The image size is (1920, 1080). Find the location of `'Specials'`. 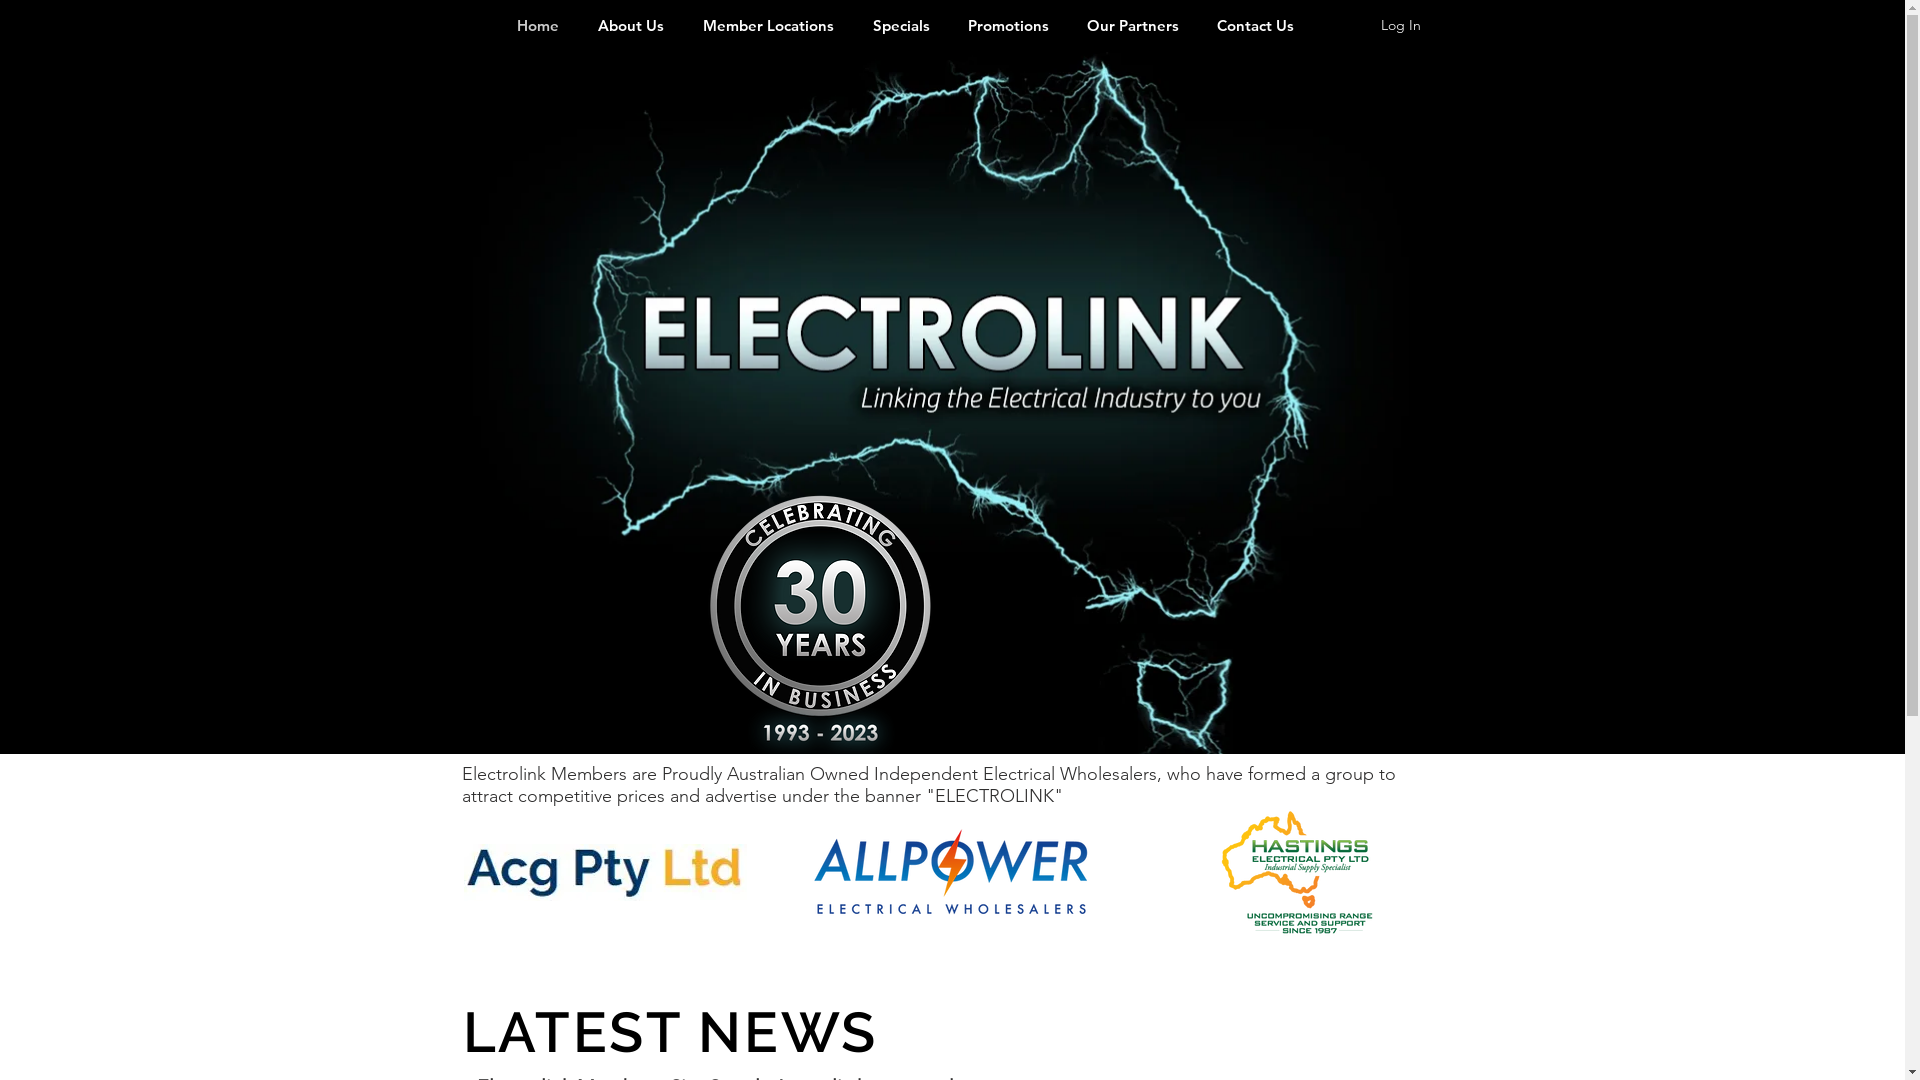

'Specials' is located at coordinates (854, 25).